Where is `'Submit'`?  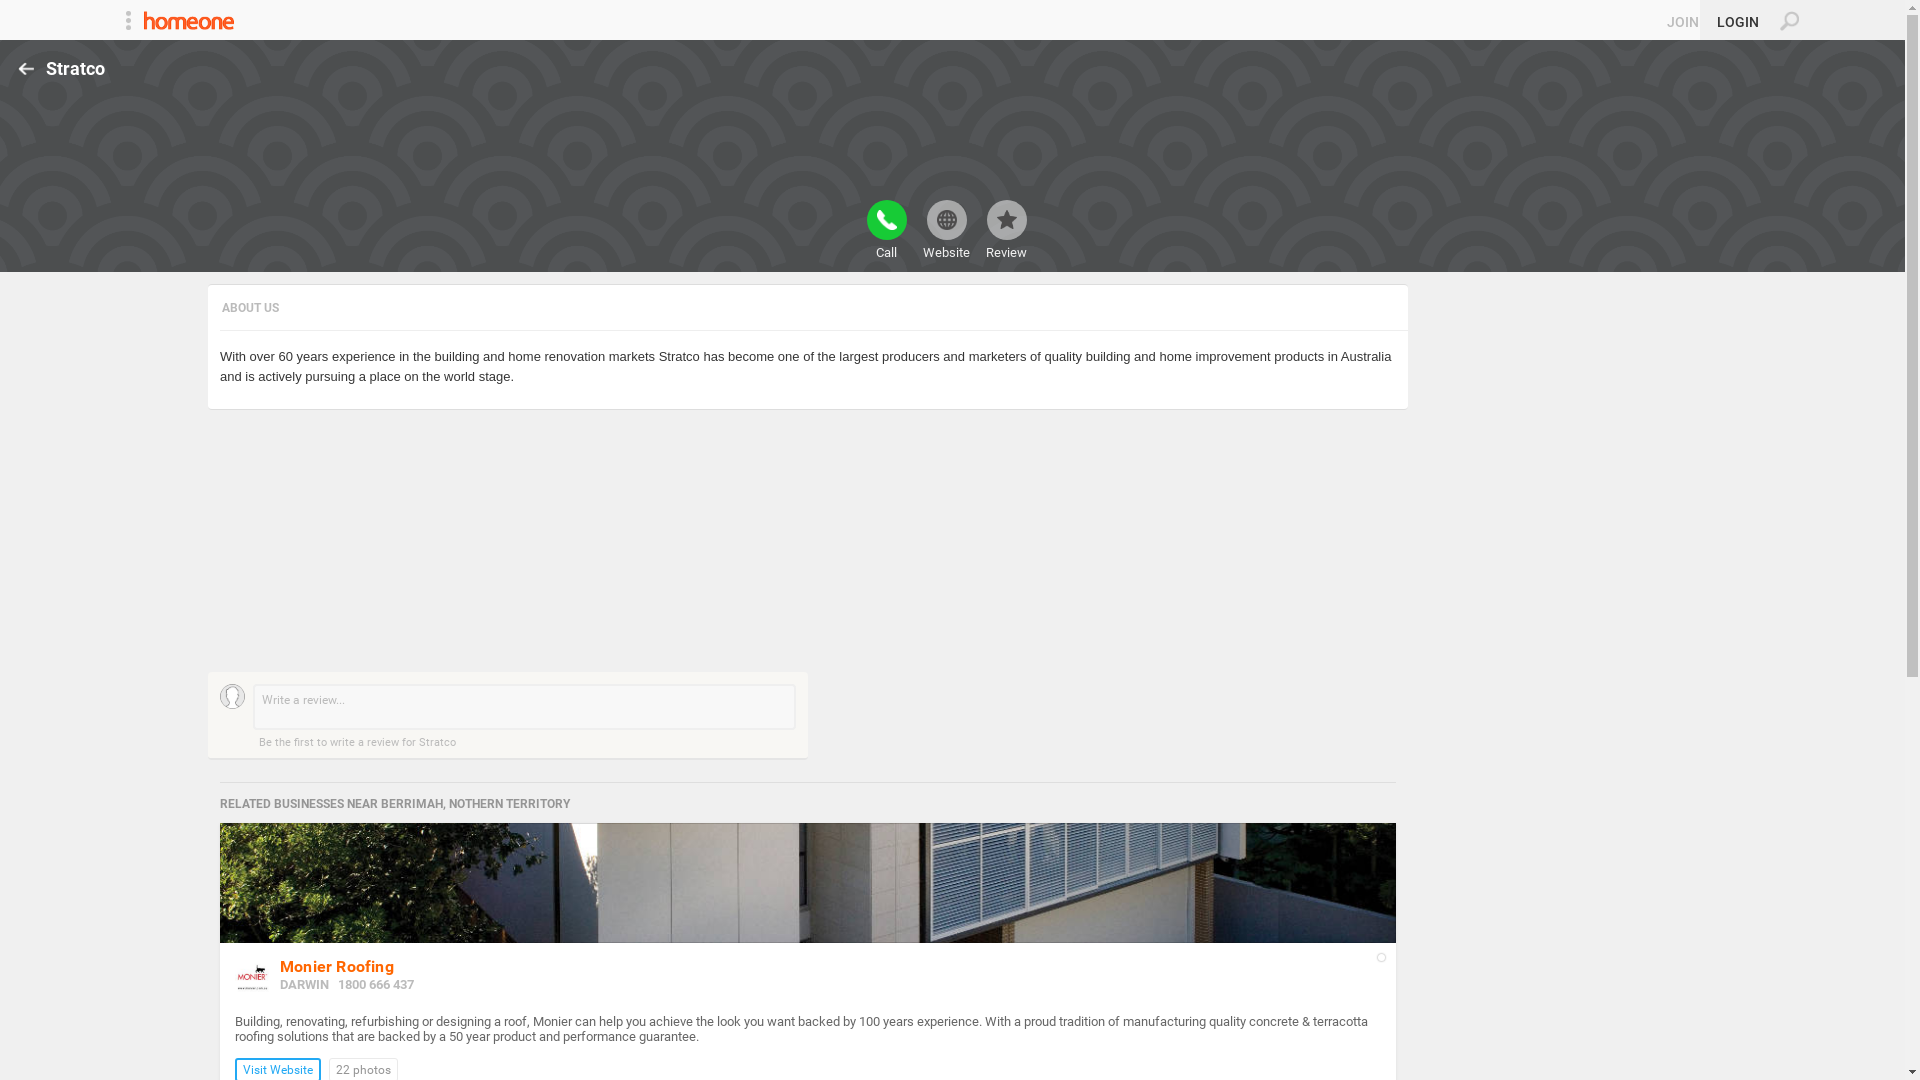
'Submit' is located at coordinates (24, 11).